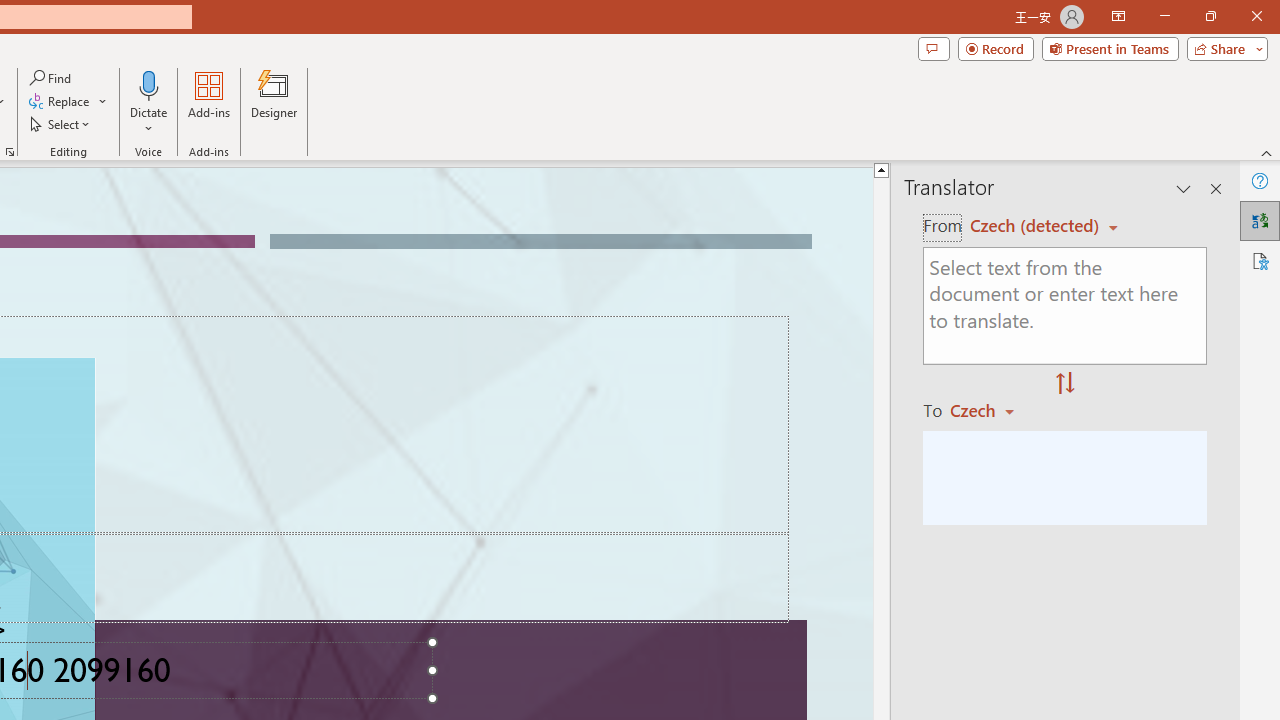 The image size is (1280, 720). What do you see at coordinates (61, 124) in the screenshot?
I see `'Select'` at bounding box center [61, 124].